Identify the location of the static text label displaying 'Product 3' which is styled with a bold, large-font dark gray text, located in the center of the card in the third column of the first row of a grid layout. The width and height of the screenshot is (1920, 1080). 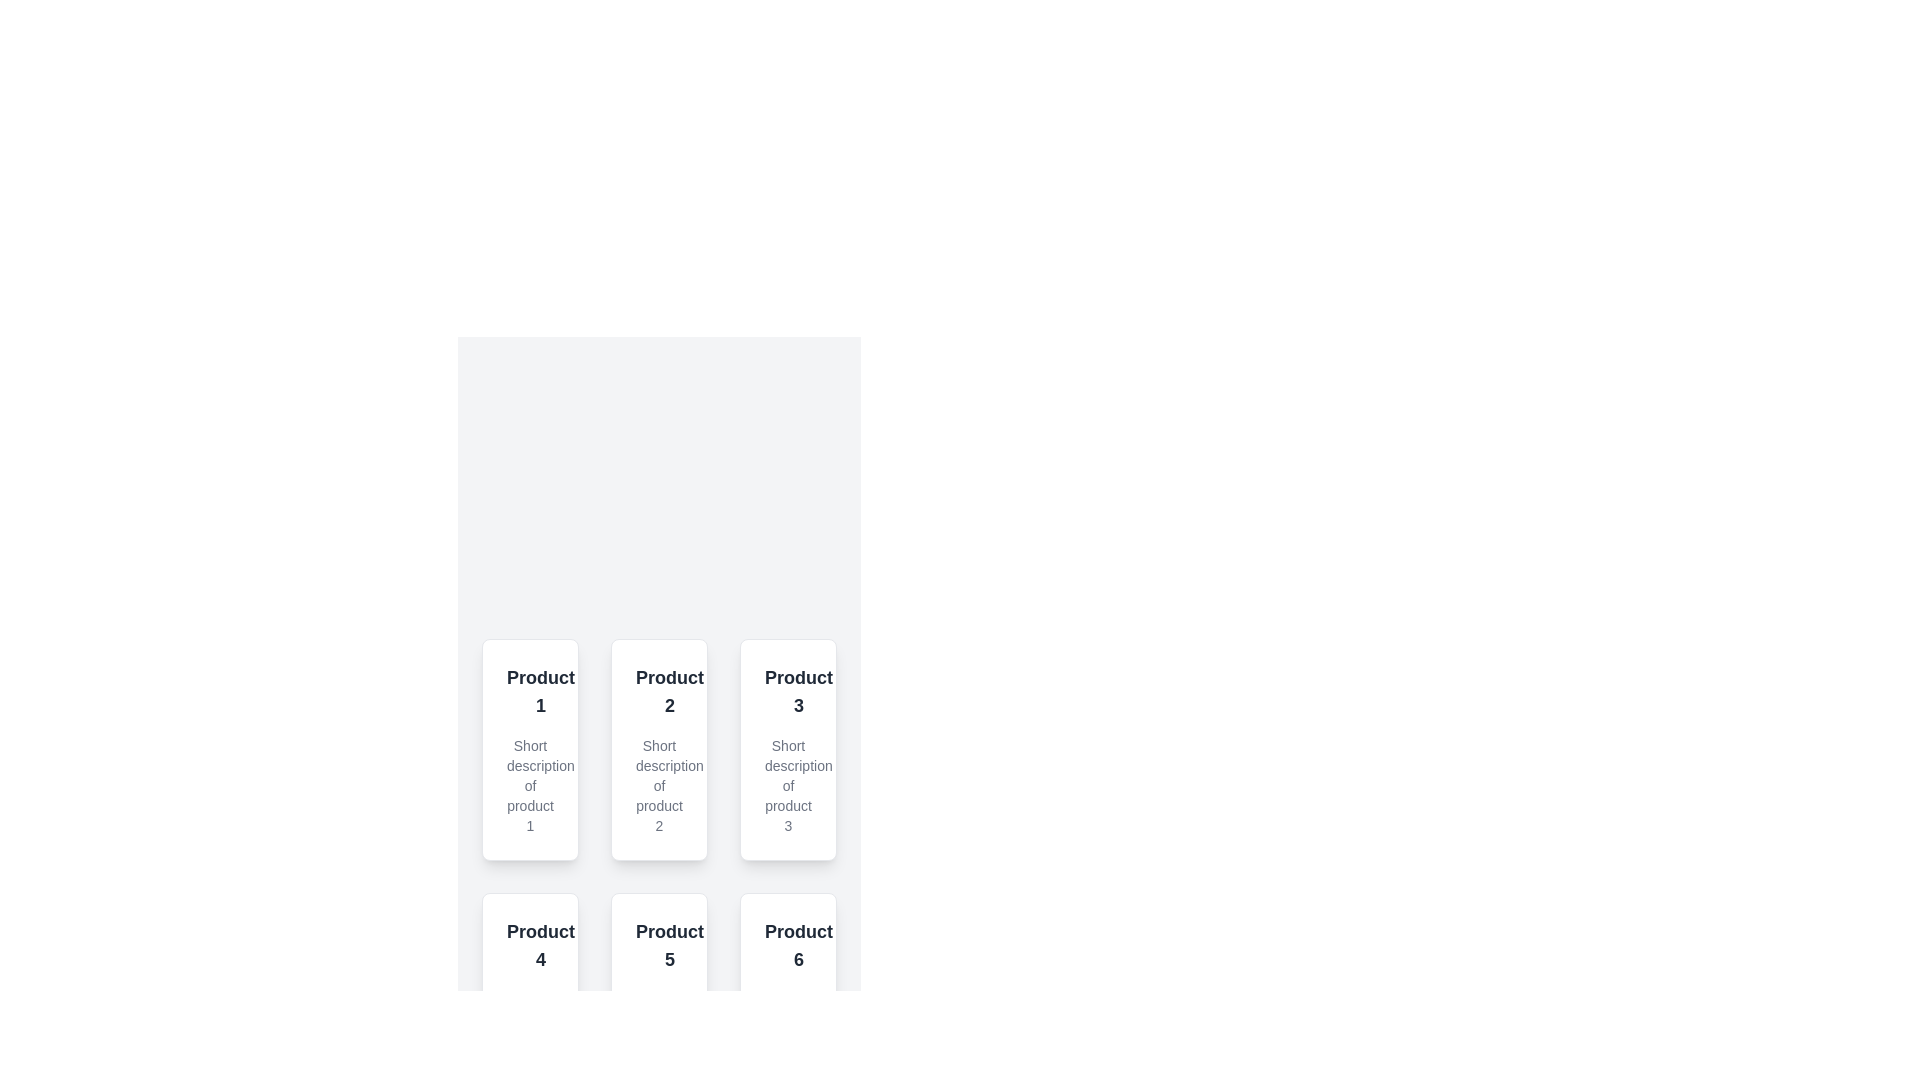
(798, 690).